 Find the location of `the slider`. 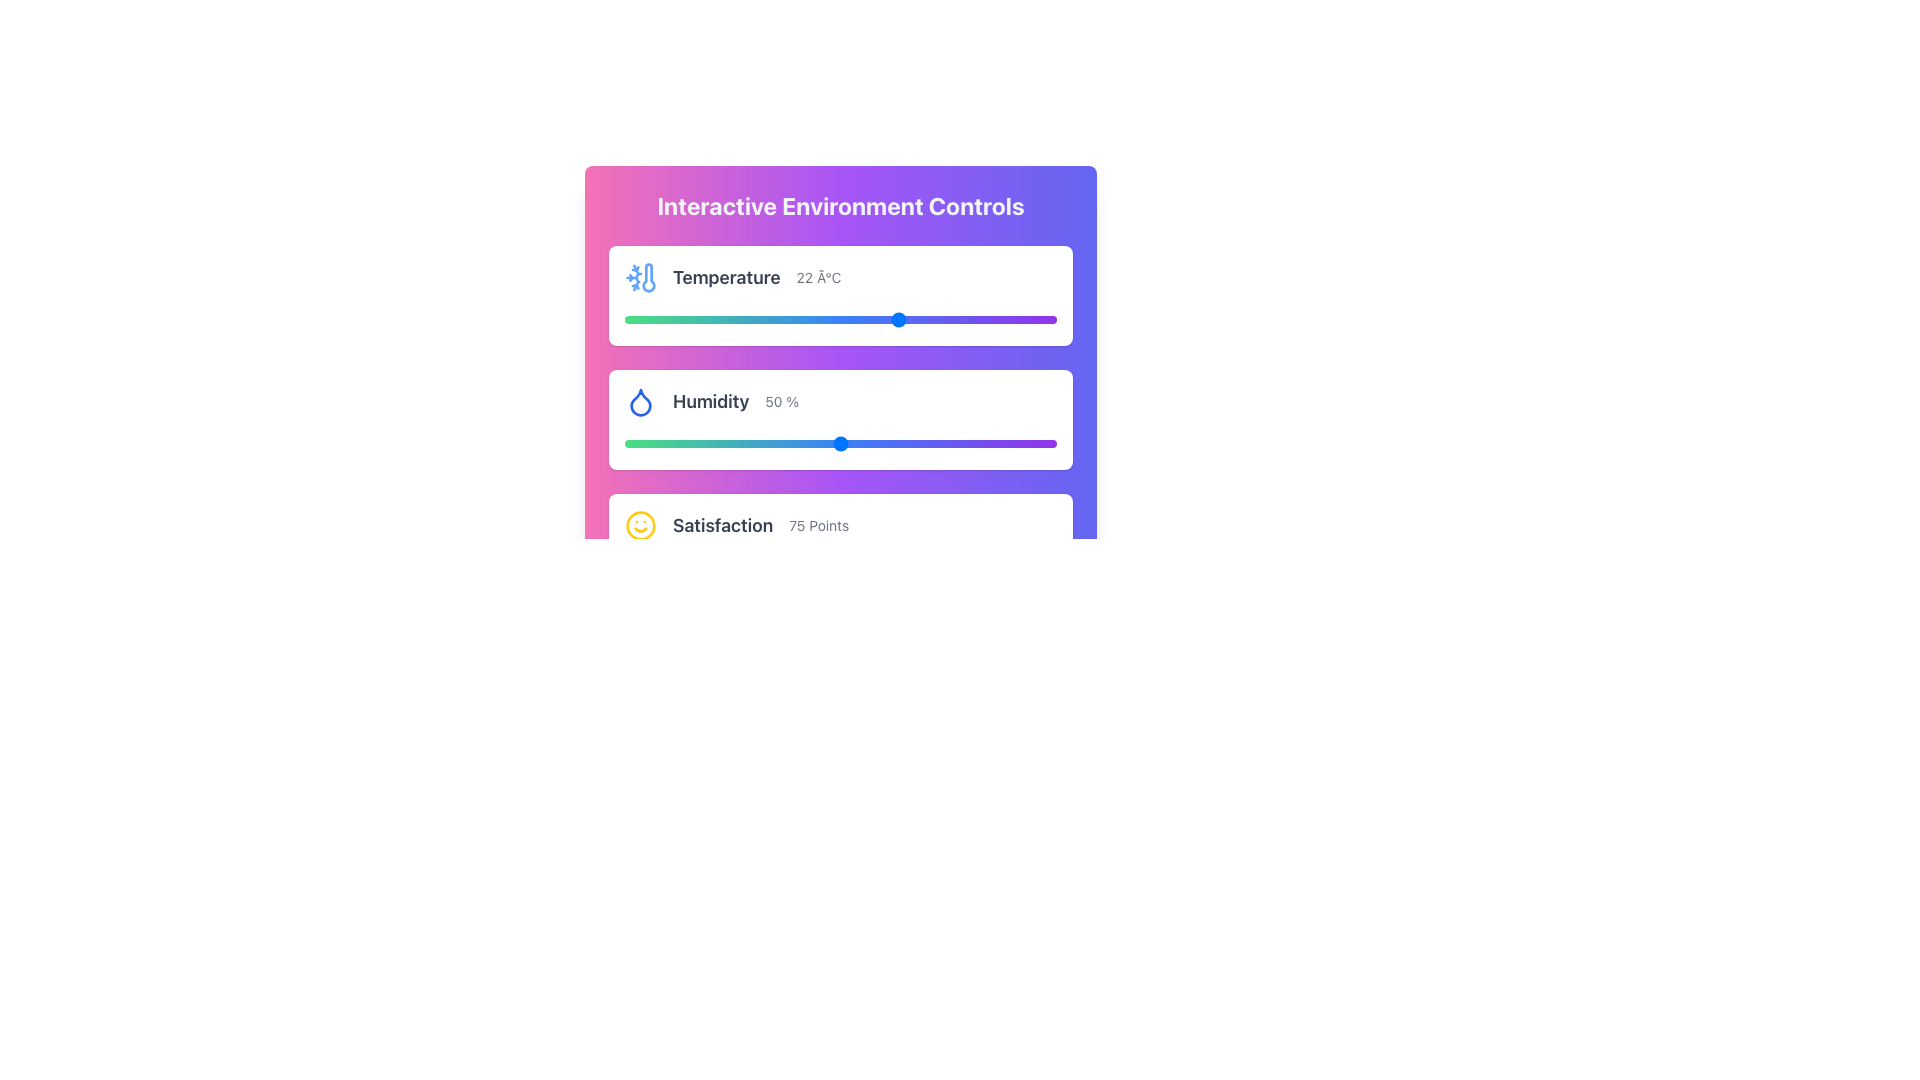

the slider is located at coordinates (702, 319).